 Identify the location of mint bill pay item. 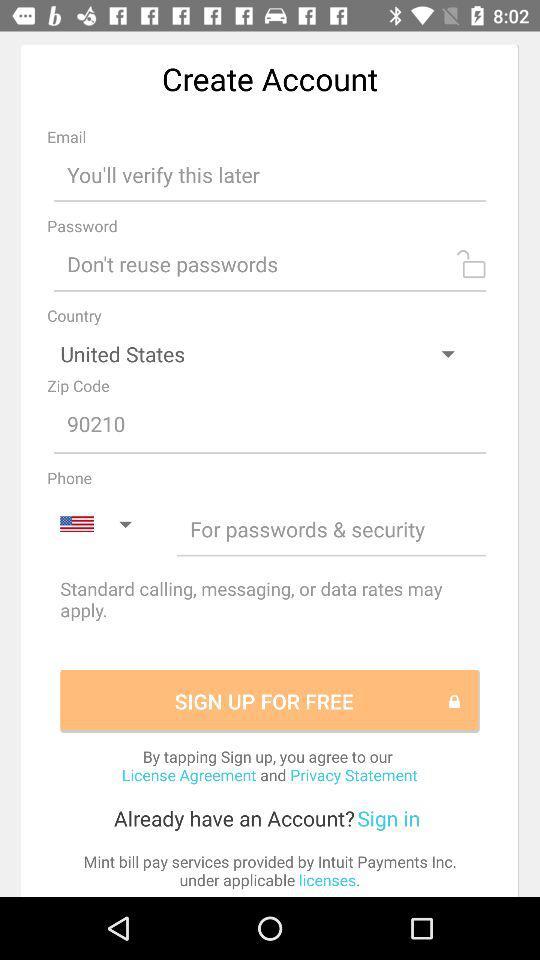
(270, 869).